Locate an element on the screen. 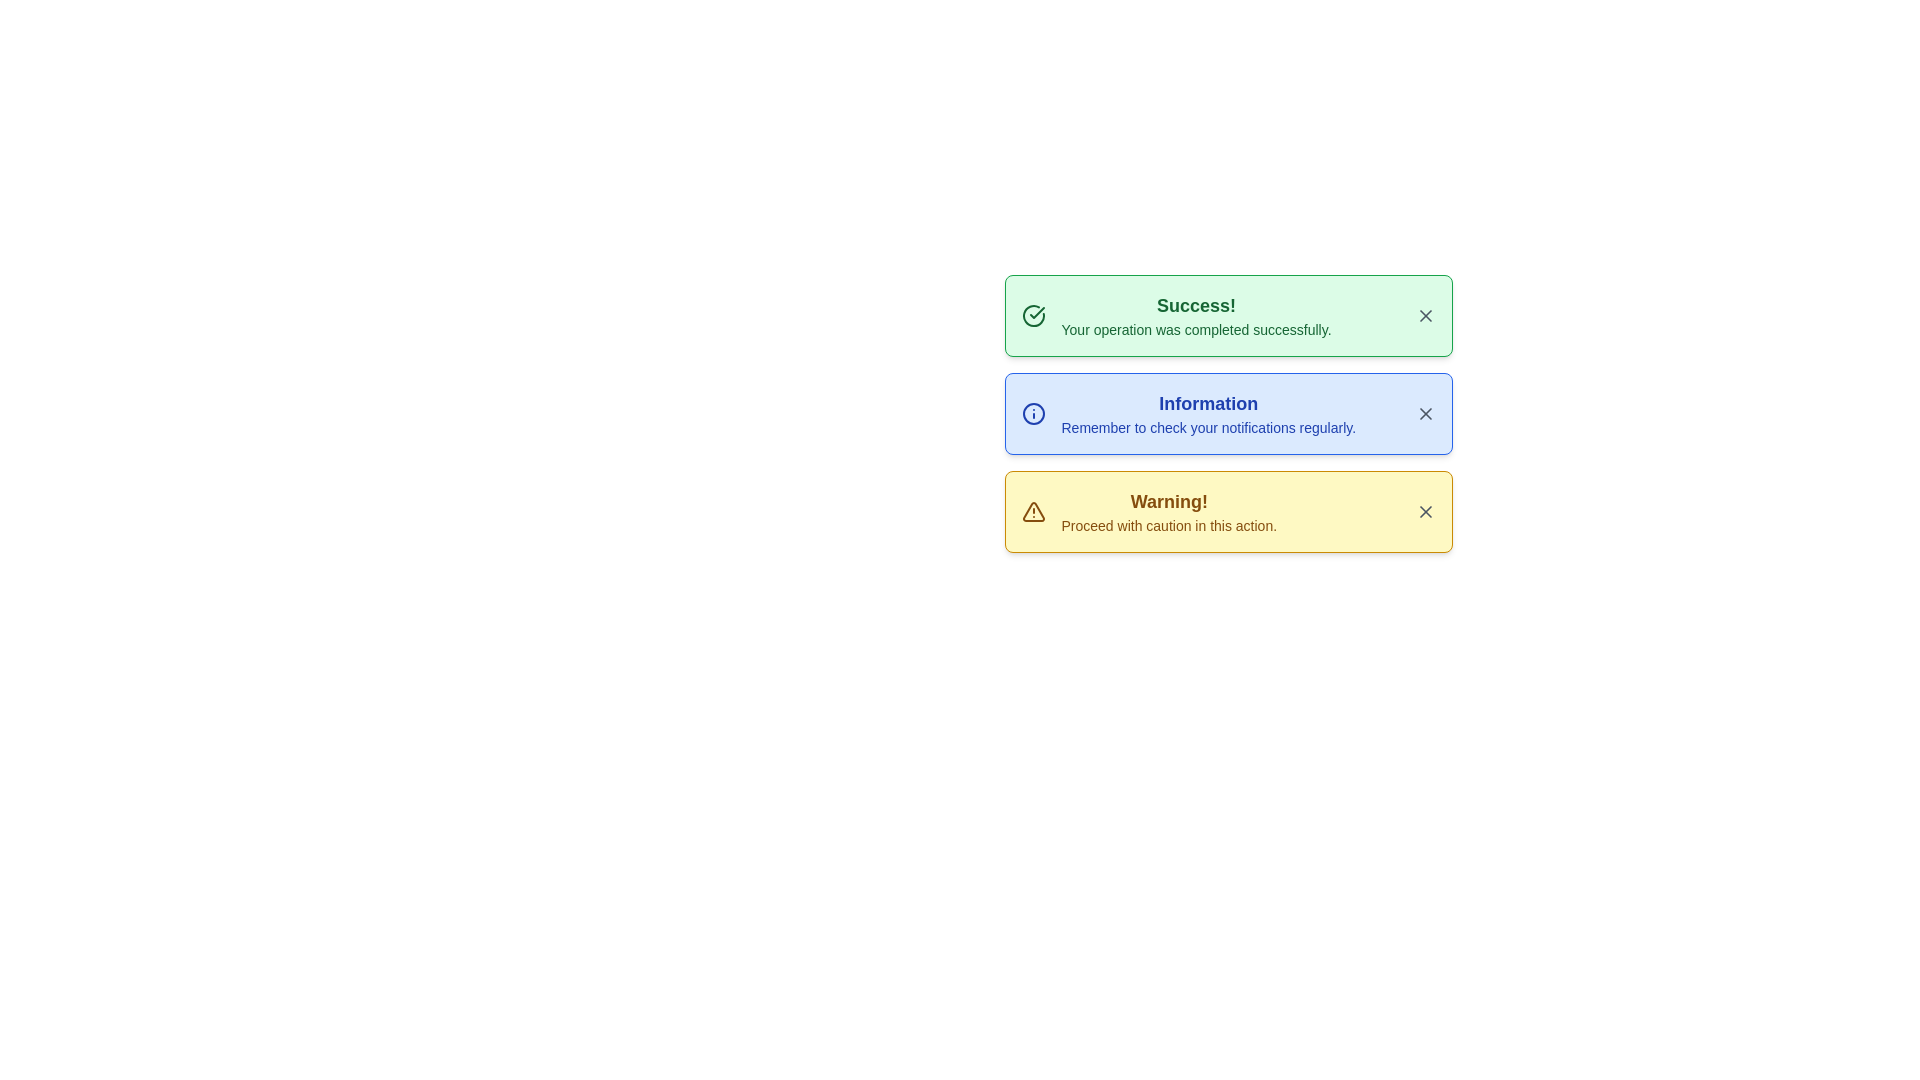  the Checkmark graphic within the 'Success!' button to indicate a successful operation is located at coordinates (1036, 312).